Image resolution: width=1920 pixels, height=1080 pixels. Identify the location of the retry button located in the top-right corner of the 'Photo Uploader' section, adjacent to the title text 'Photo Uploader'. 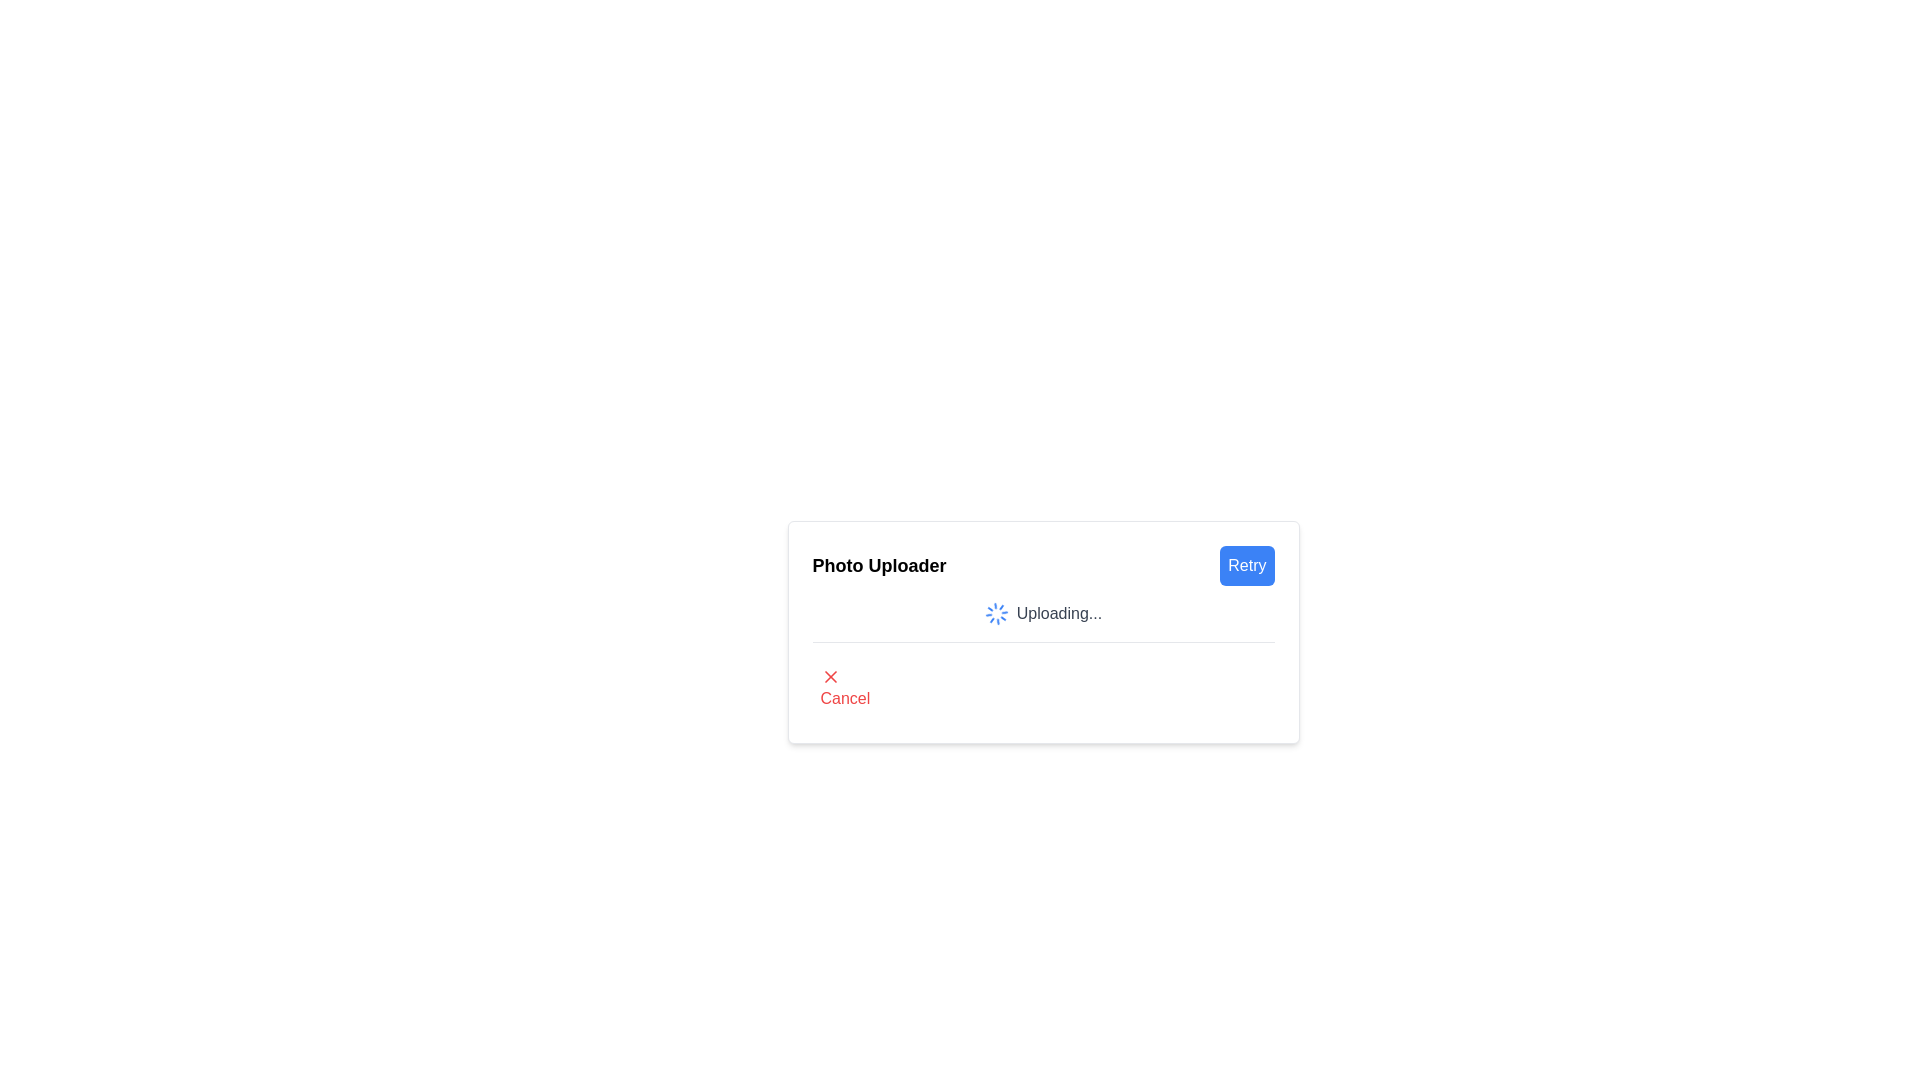
(1246, 566).